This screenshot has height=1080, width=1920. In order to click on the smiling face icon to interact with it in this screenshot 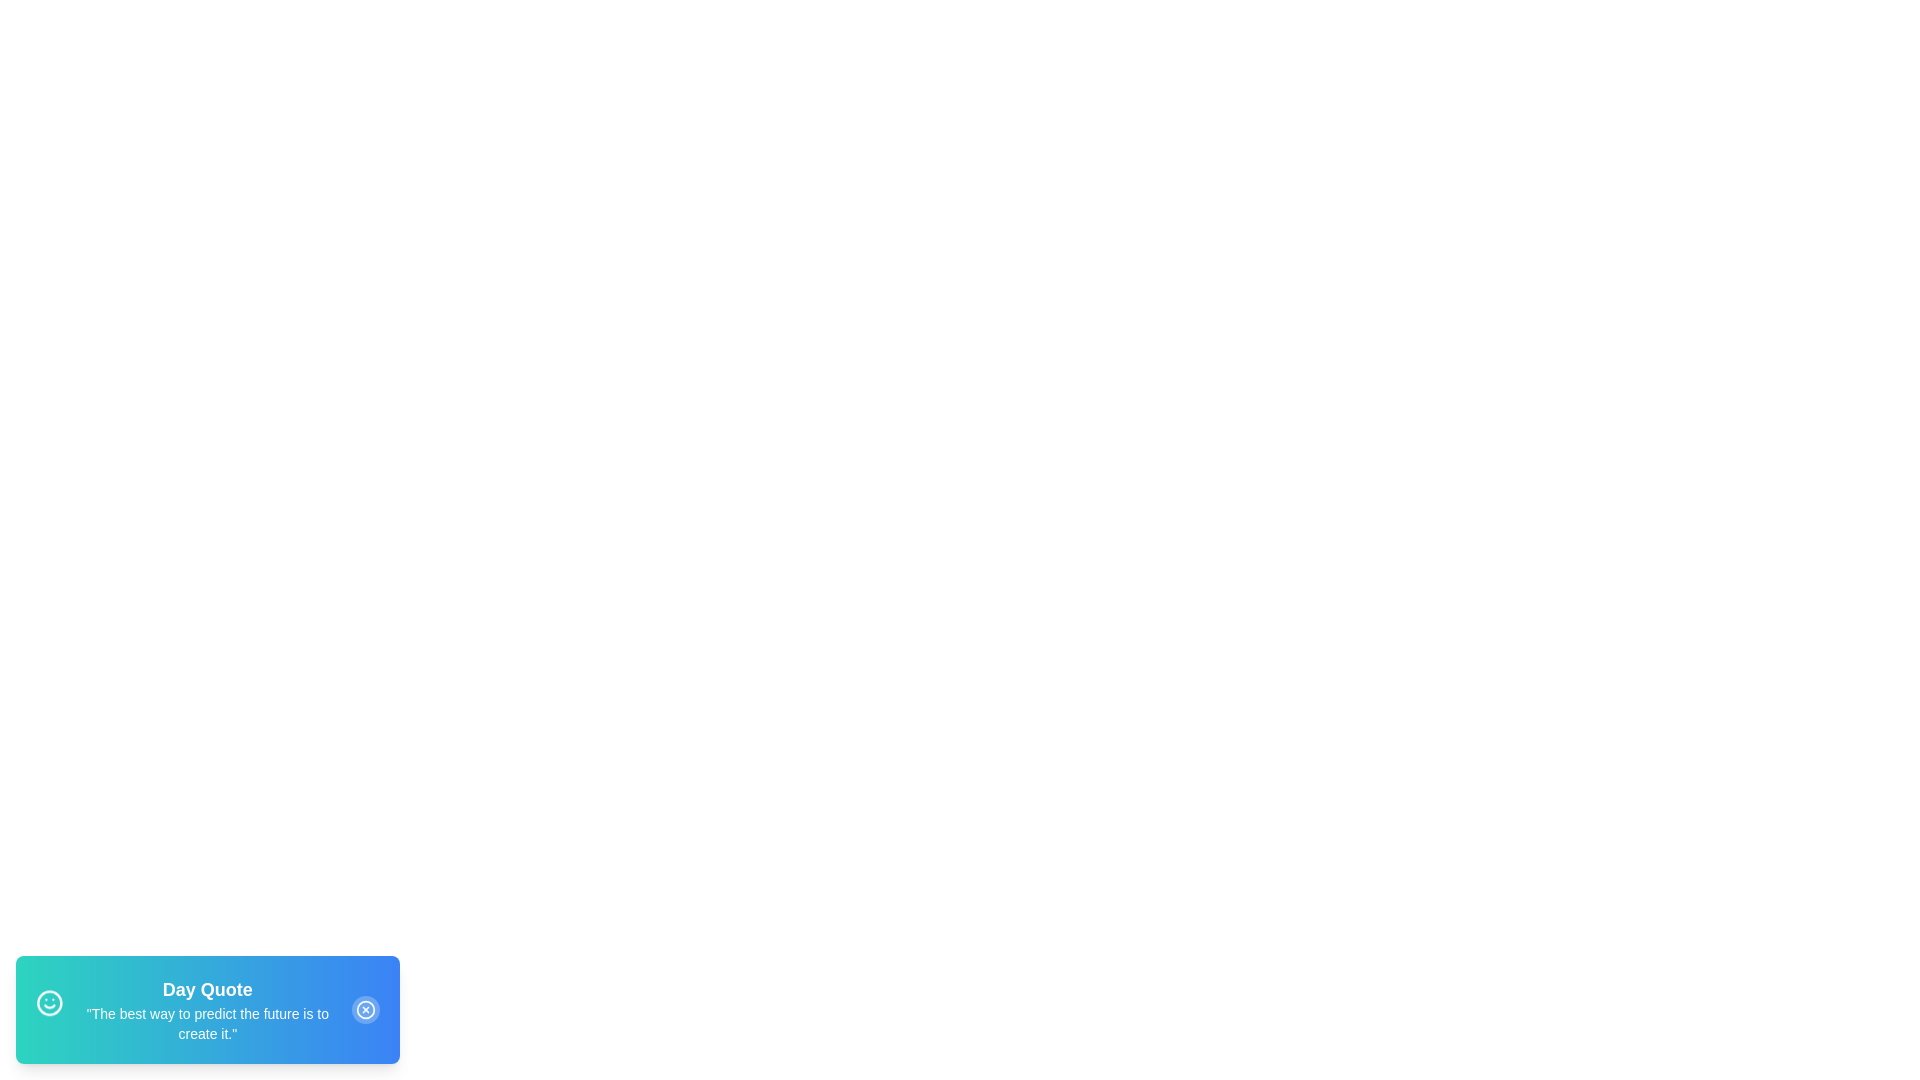, I will do `click(49, 1006)`.